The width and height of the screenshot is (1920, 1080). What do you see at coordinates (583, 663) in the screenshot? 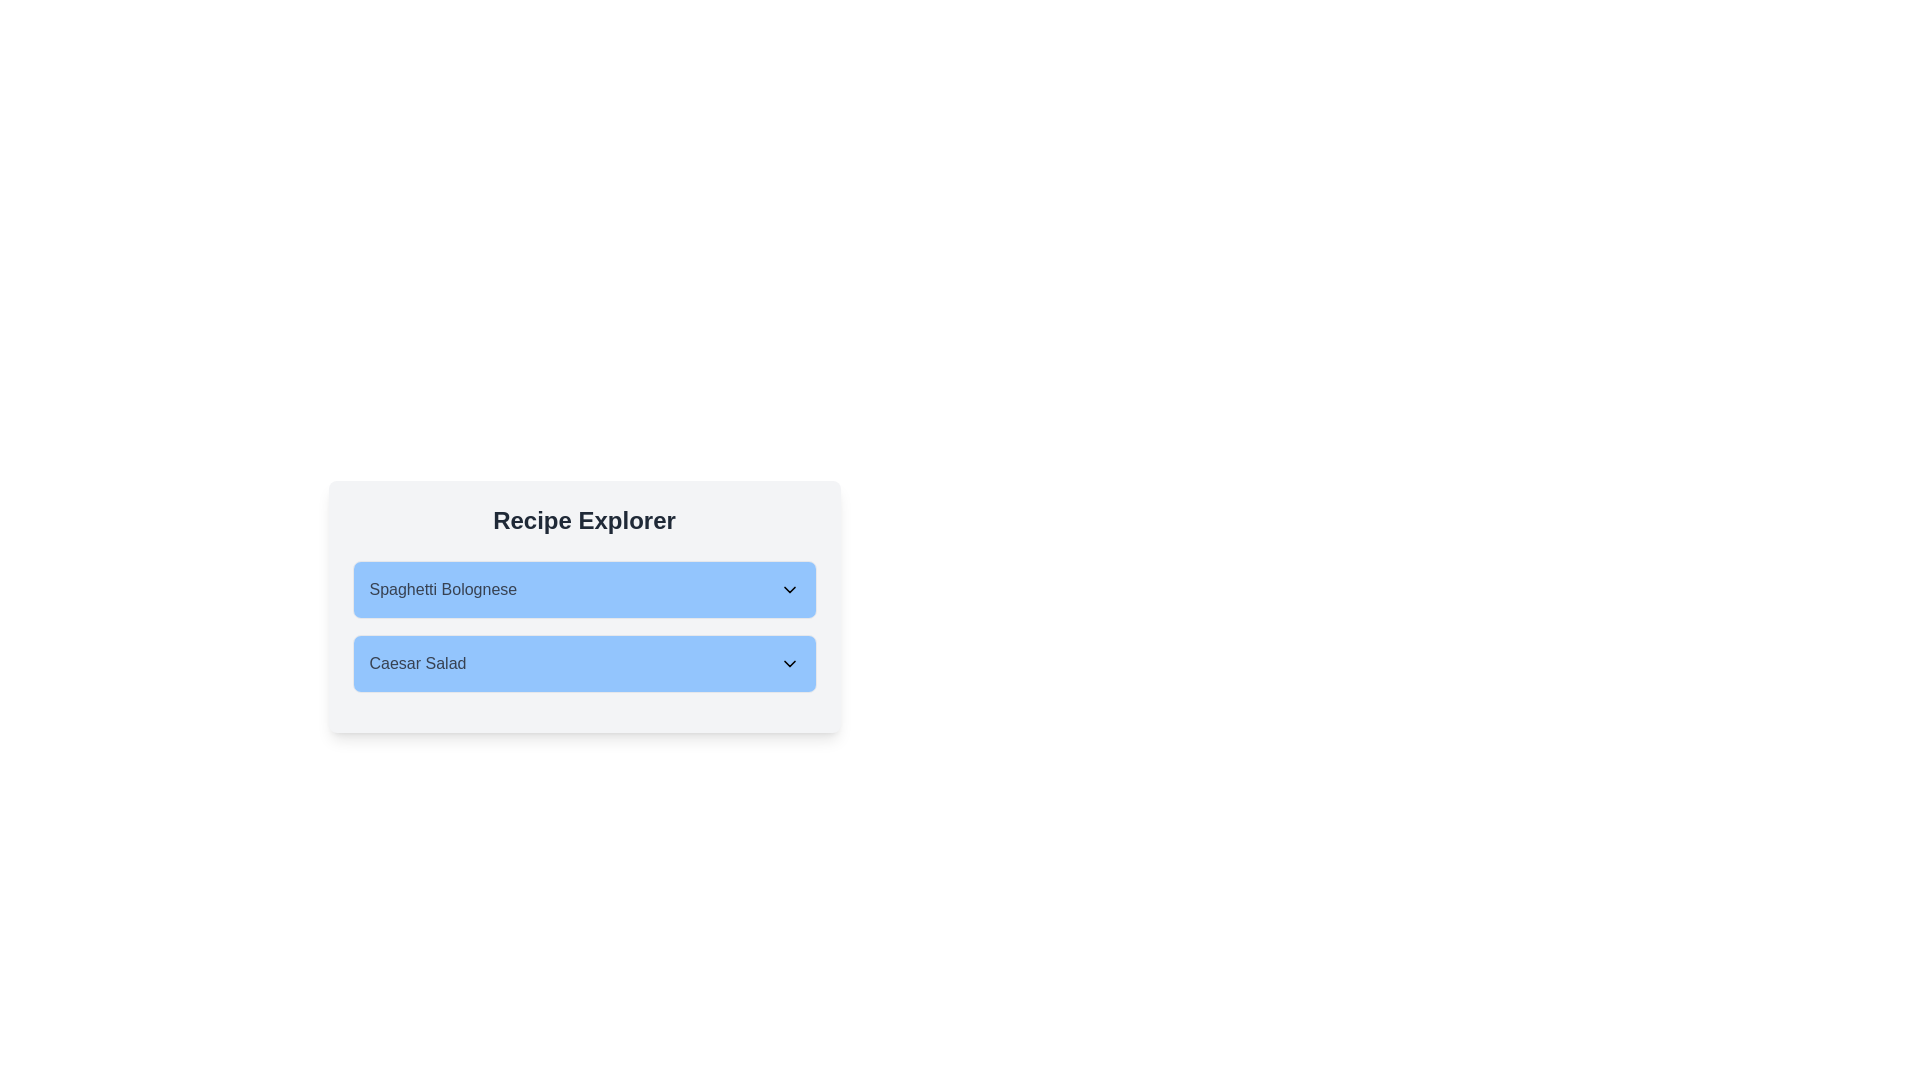
I see `the Dropdown trigger button for Caesar Salad located at the bottom-middle section of the interface` at bounding box center [583, 663].